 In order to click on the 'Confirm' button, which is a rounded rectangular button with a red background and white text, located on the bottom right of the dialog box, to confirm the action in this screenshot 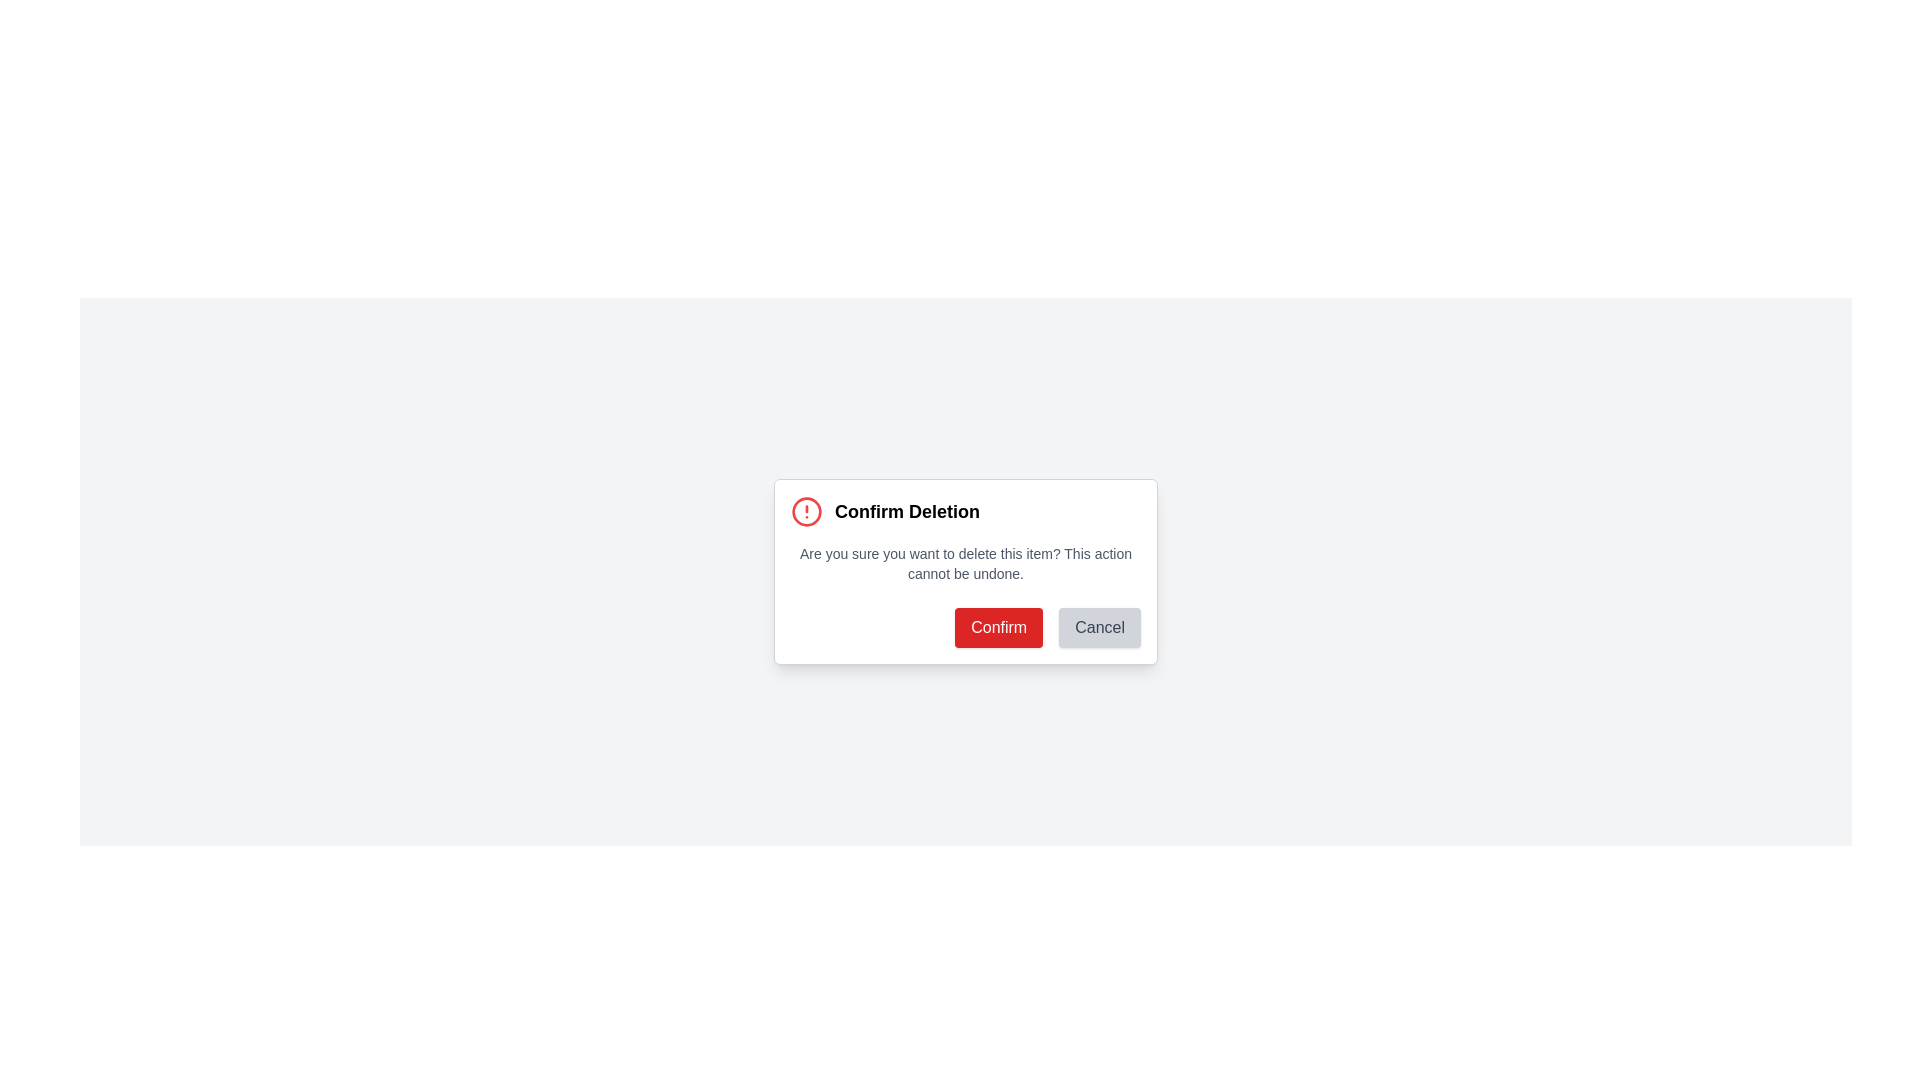, I will do `click(999, 627)`.